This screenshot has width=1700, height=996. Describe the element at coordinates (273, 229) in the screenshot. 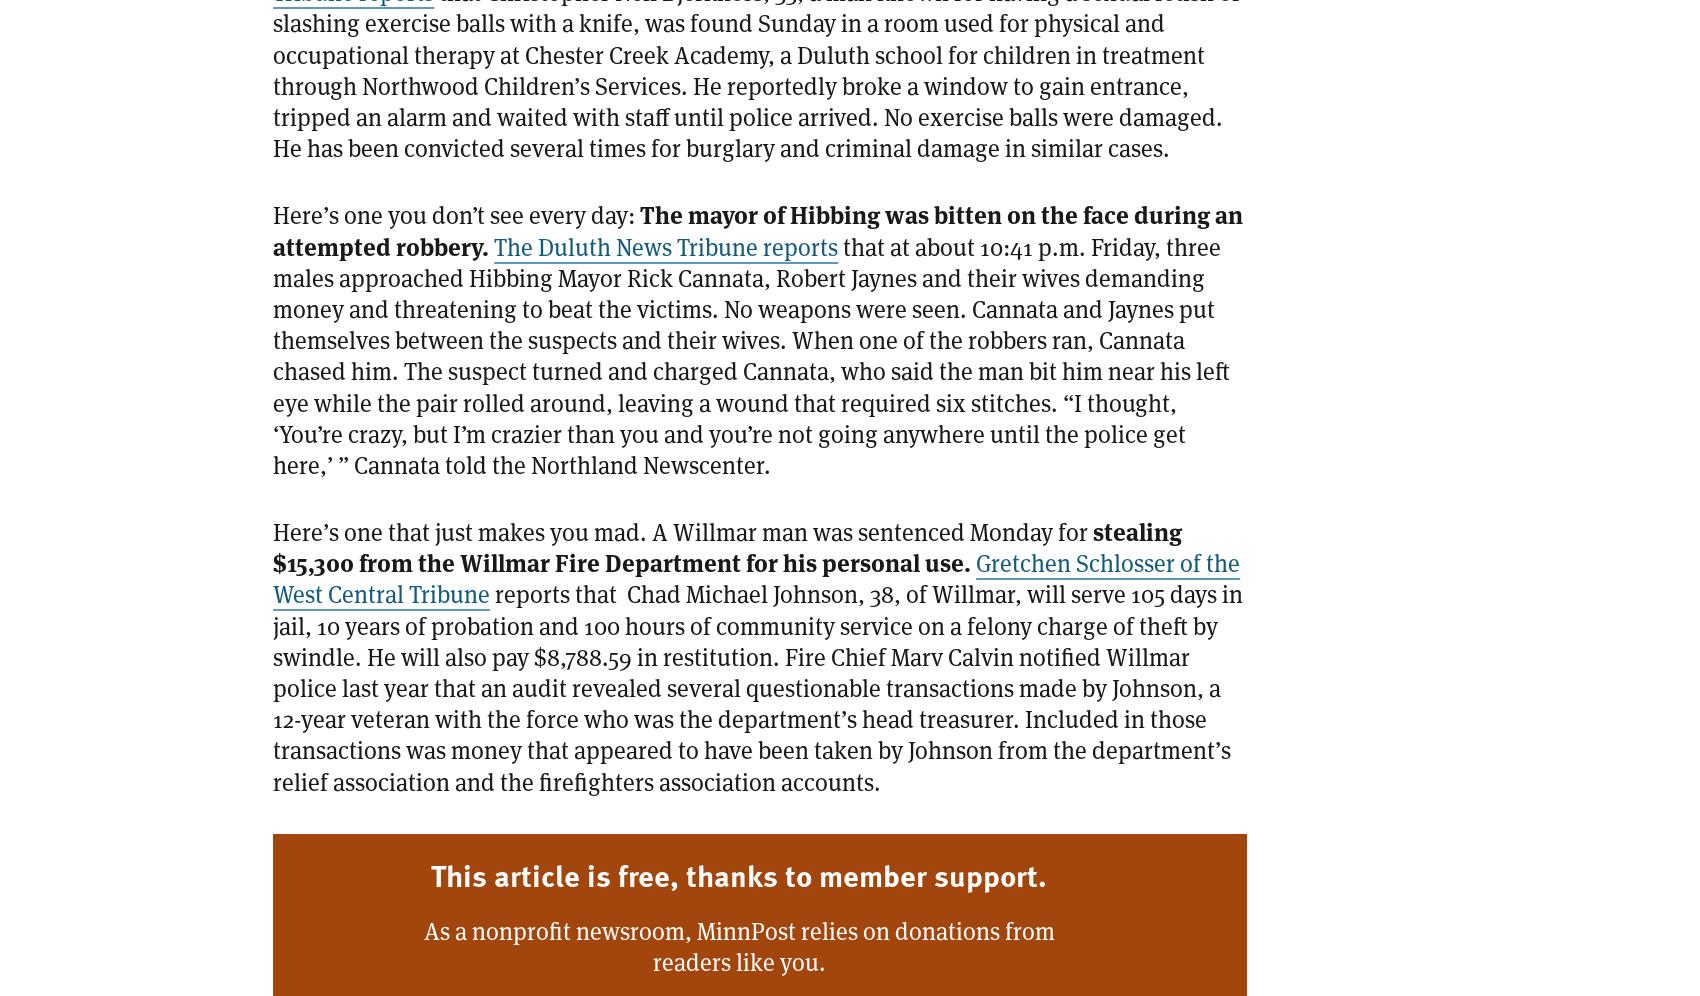

I see `'The mayor of Hibbing was bitten on the face during an attempted robbery.'` at that location.